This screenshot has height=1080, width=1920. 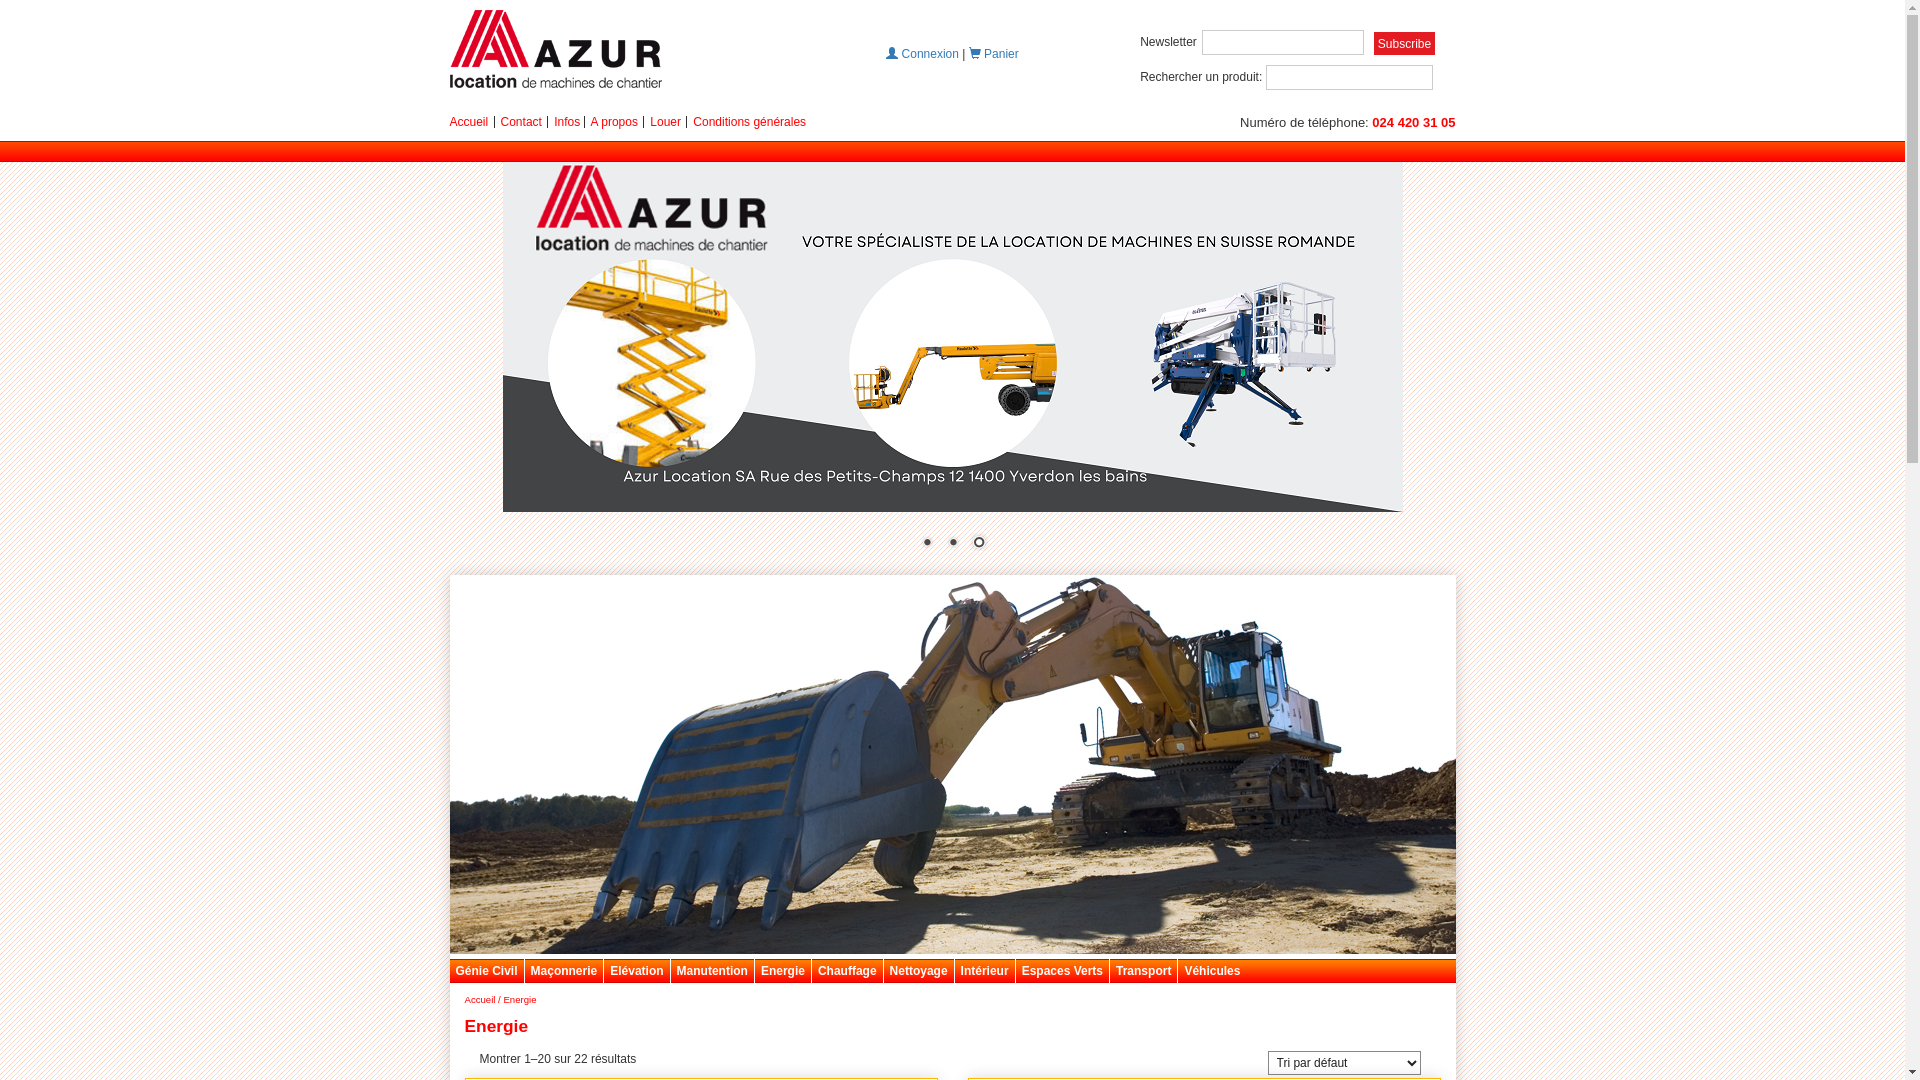 I want to click on '1', so click(x=925, y=544).